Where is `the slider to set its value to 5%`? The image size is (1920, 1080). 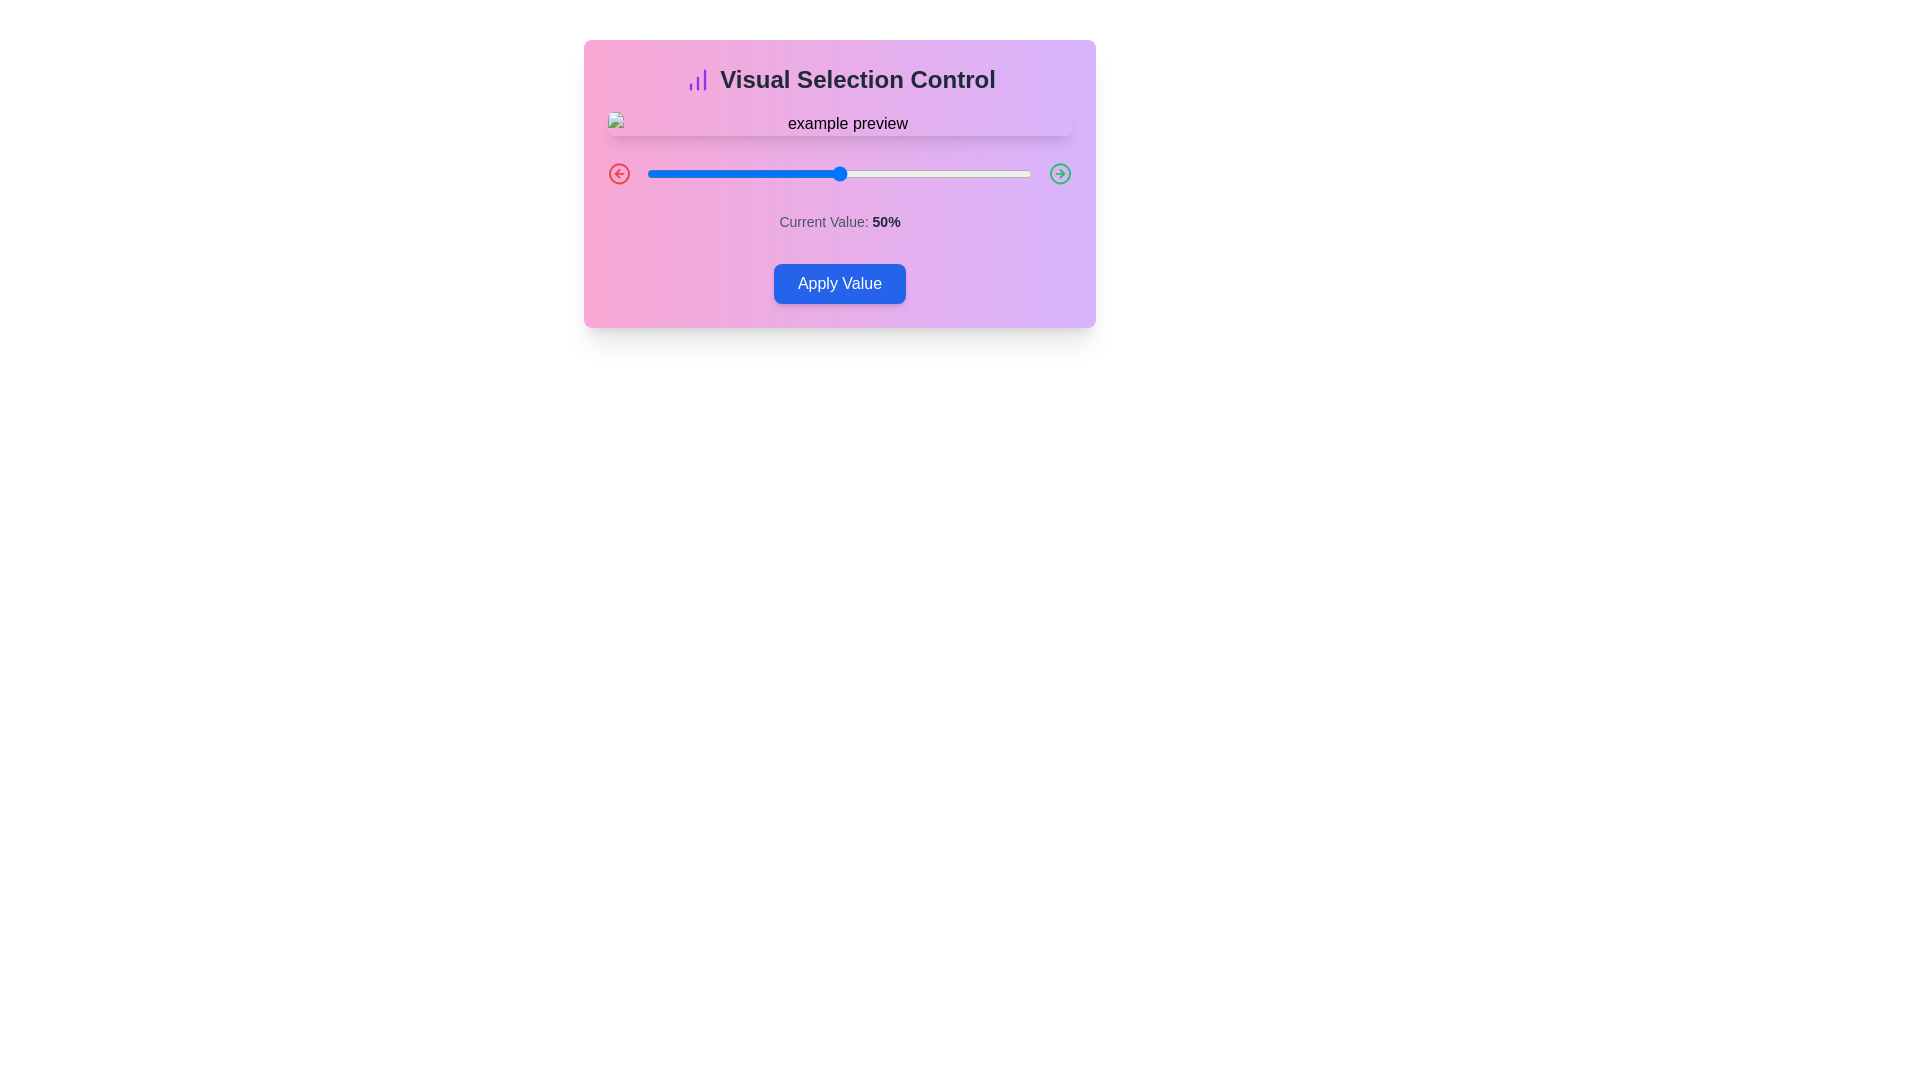
the slider to set its value to 5% is located at coordinates (666, 172).